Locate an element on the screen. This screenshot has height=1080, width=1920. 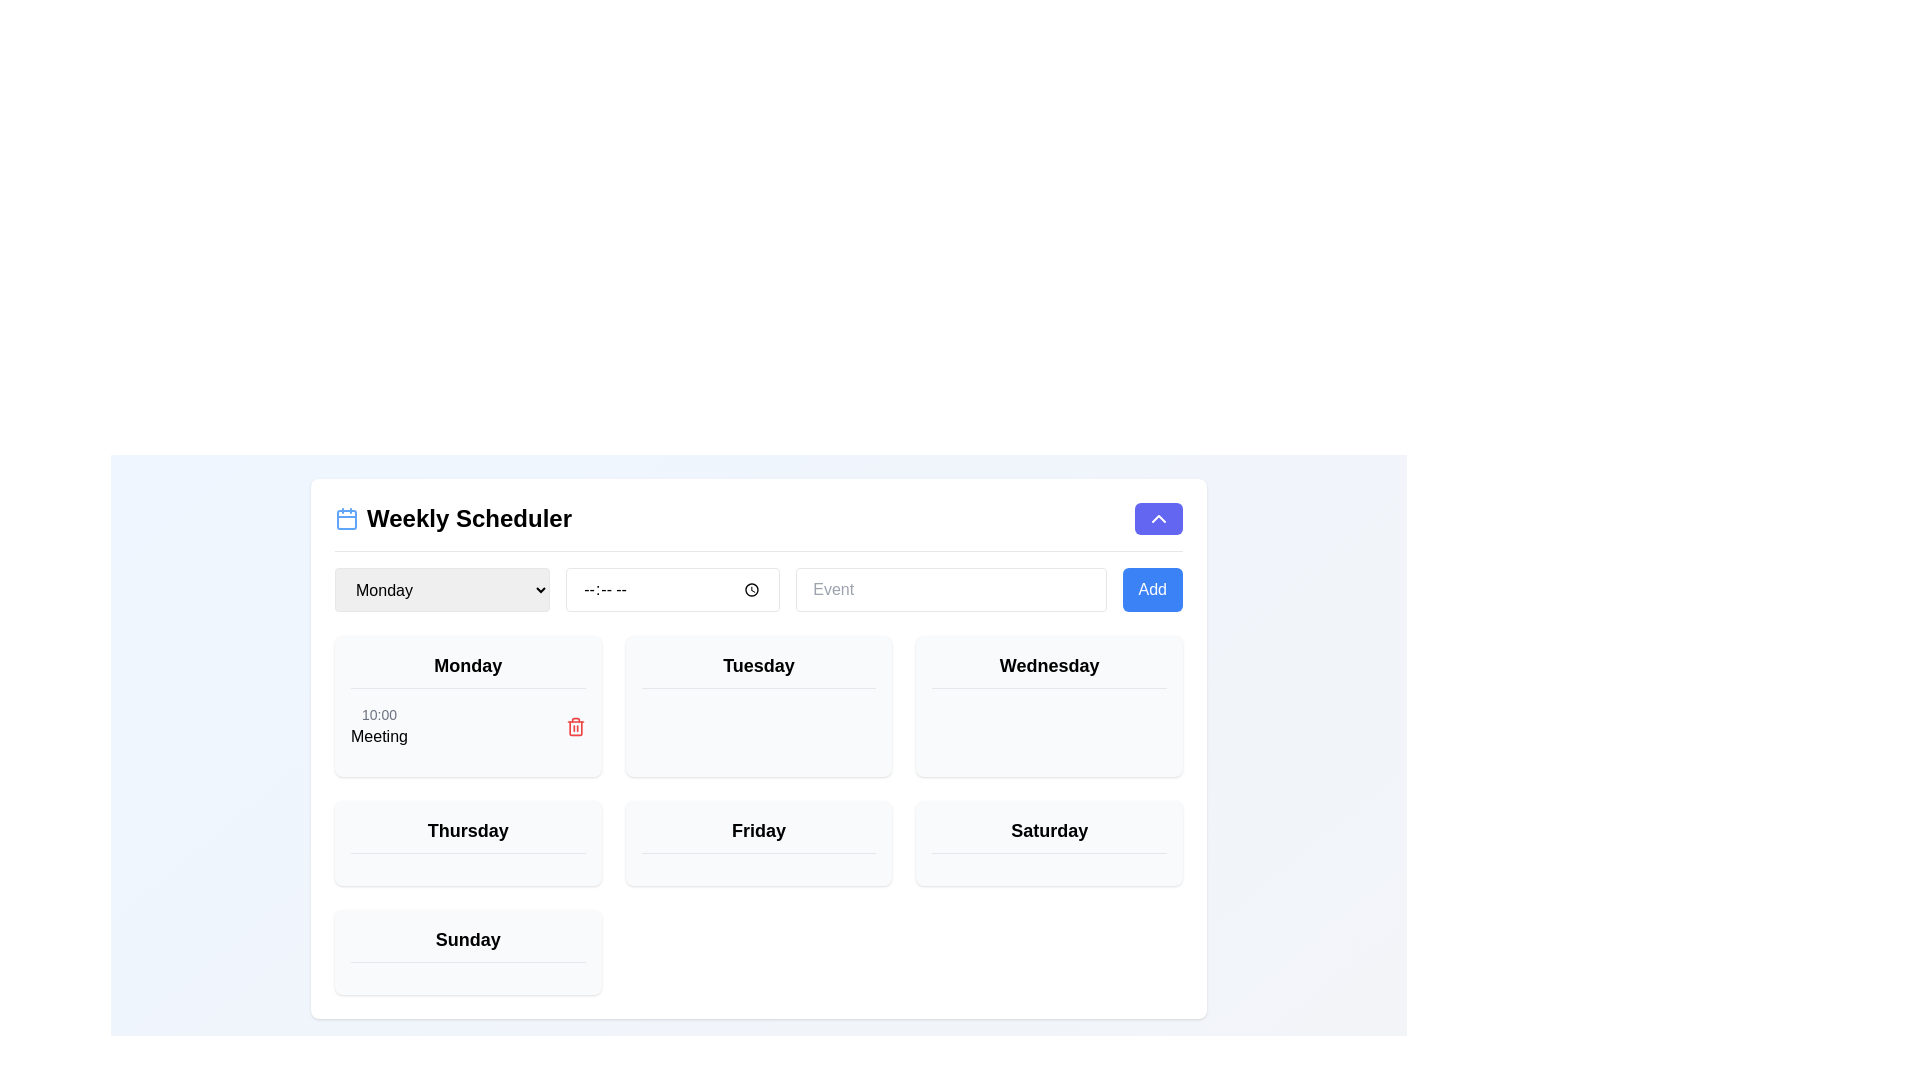
the event details by reading the text of the Event entry located under the header 'Monday', which contains the times and the title 'Meeting' is located at coordinates (467, 726).